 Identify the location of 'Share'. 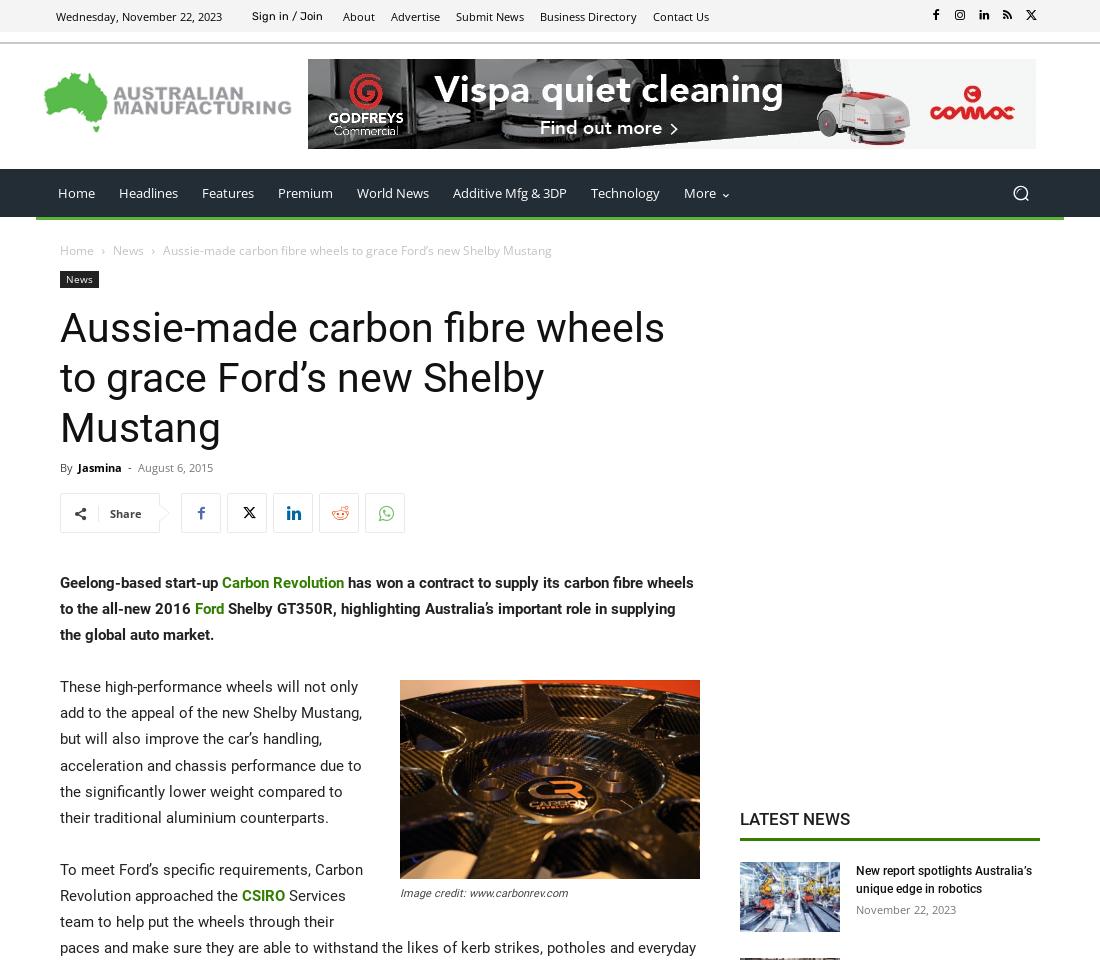
(125, 512).